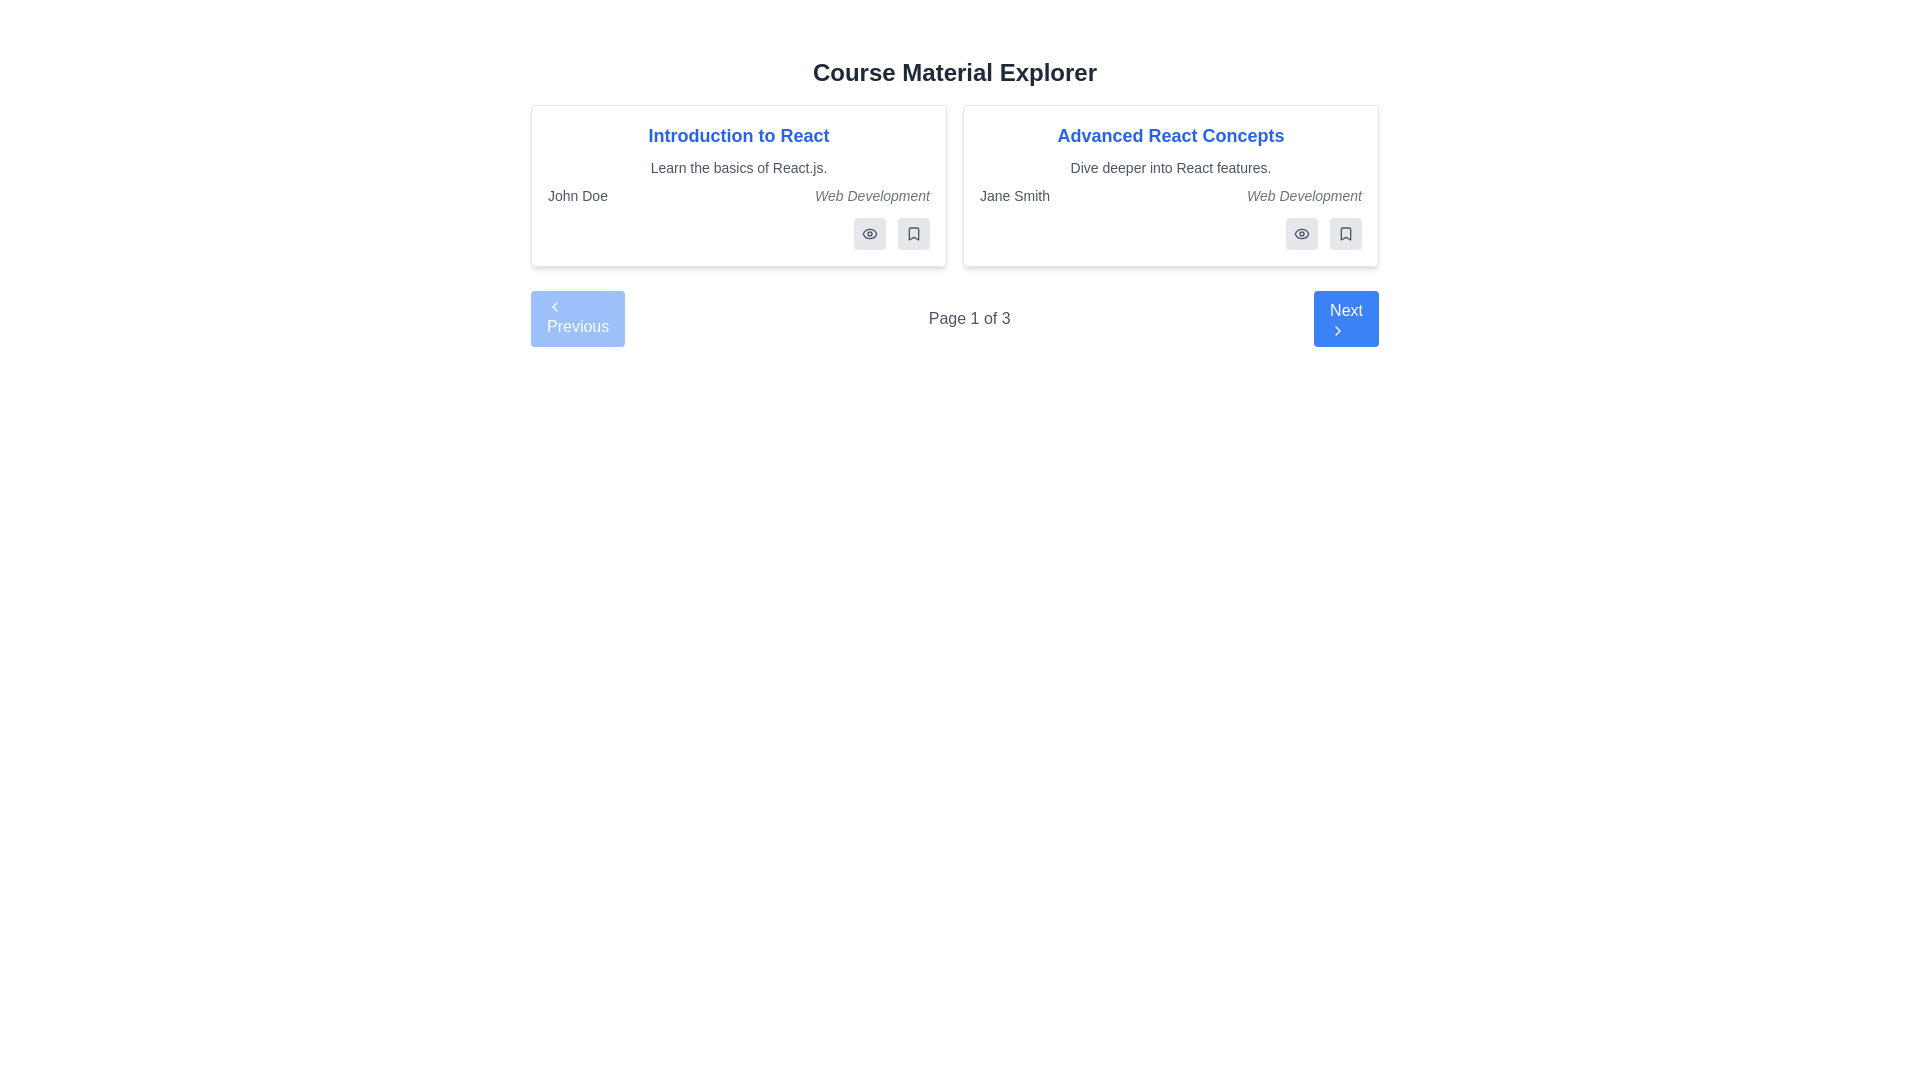  Describe the element at coordinates (1345, 233) in the screenshot. I see `the bookmark icon located in the bottom-right corner of the 'Advanced React Concepts' card` at that location.